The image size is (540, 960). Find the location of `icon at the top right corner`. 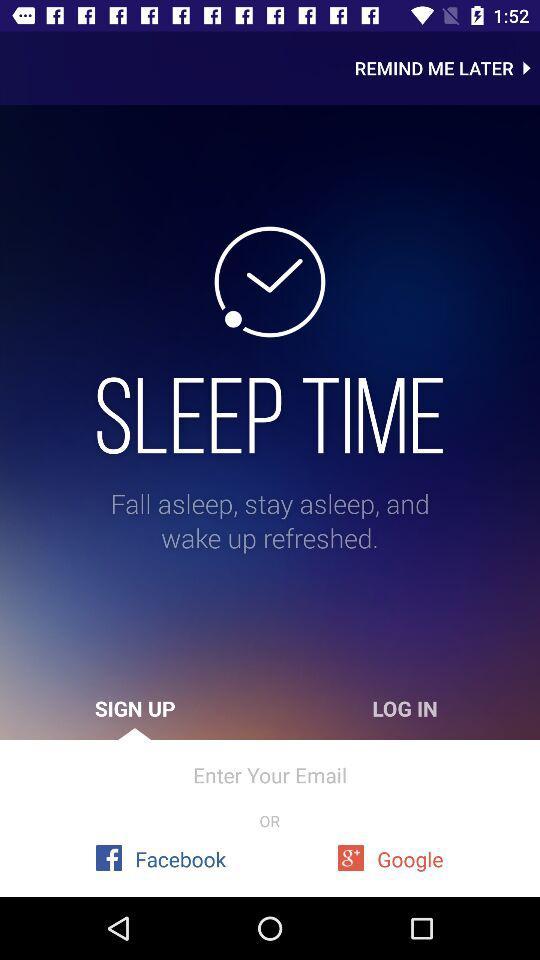

icon at the top right corner is located at coordinates (447, 68).